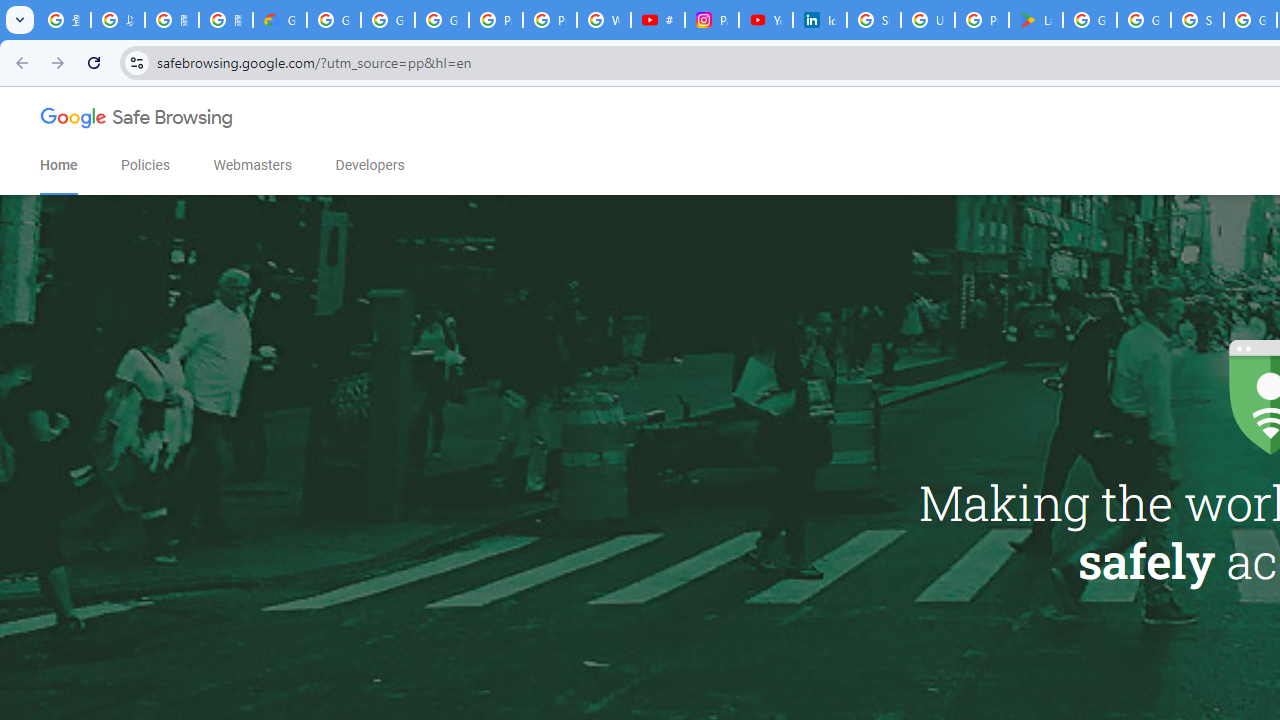  What do you see at coordinates (1144, 20) in the screenshot?
I see `'Google Workspace - Specific Terms'` at bounding box center [1144, 20].